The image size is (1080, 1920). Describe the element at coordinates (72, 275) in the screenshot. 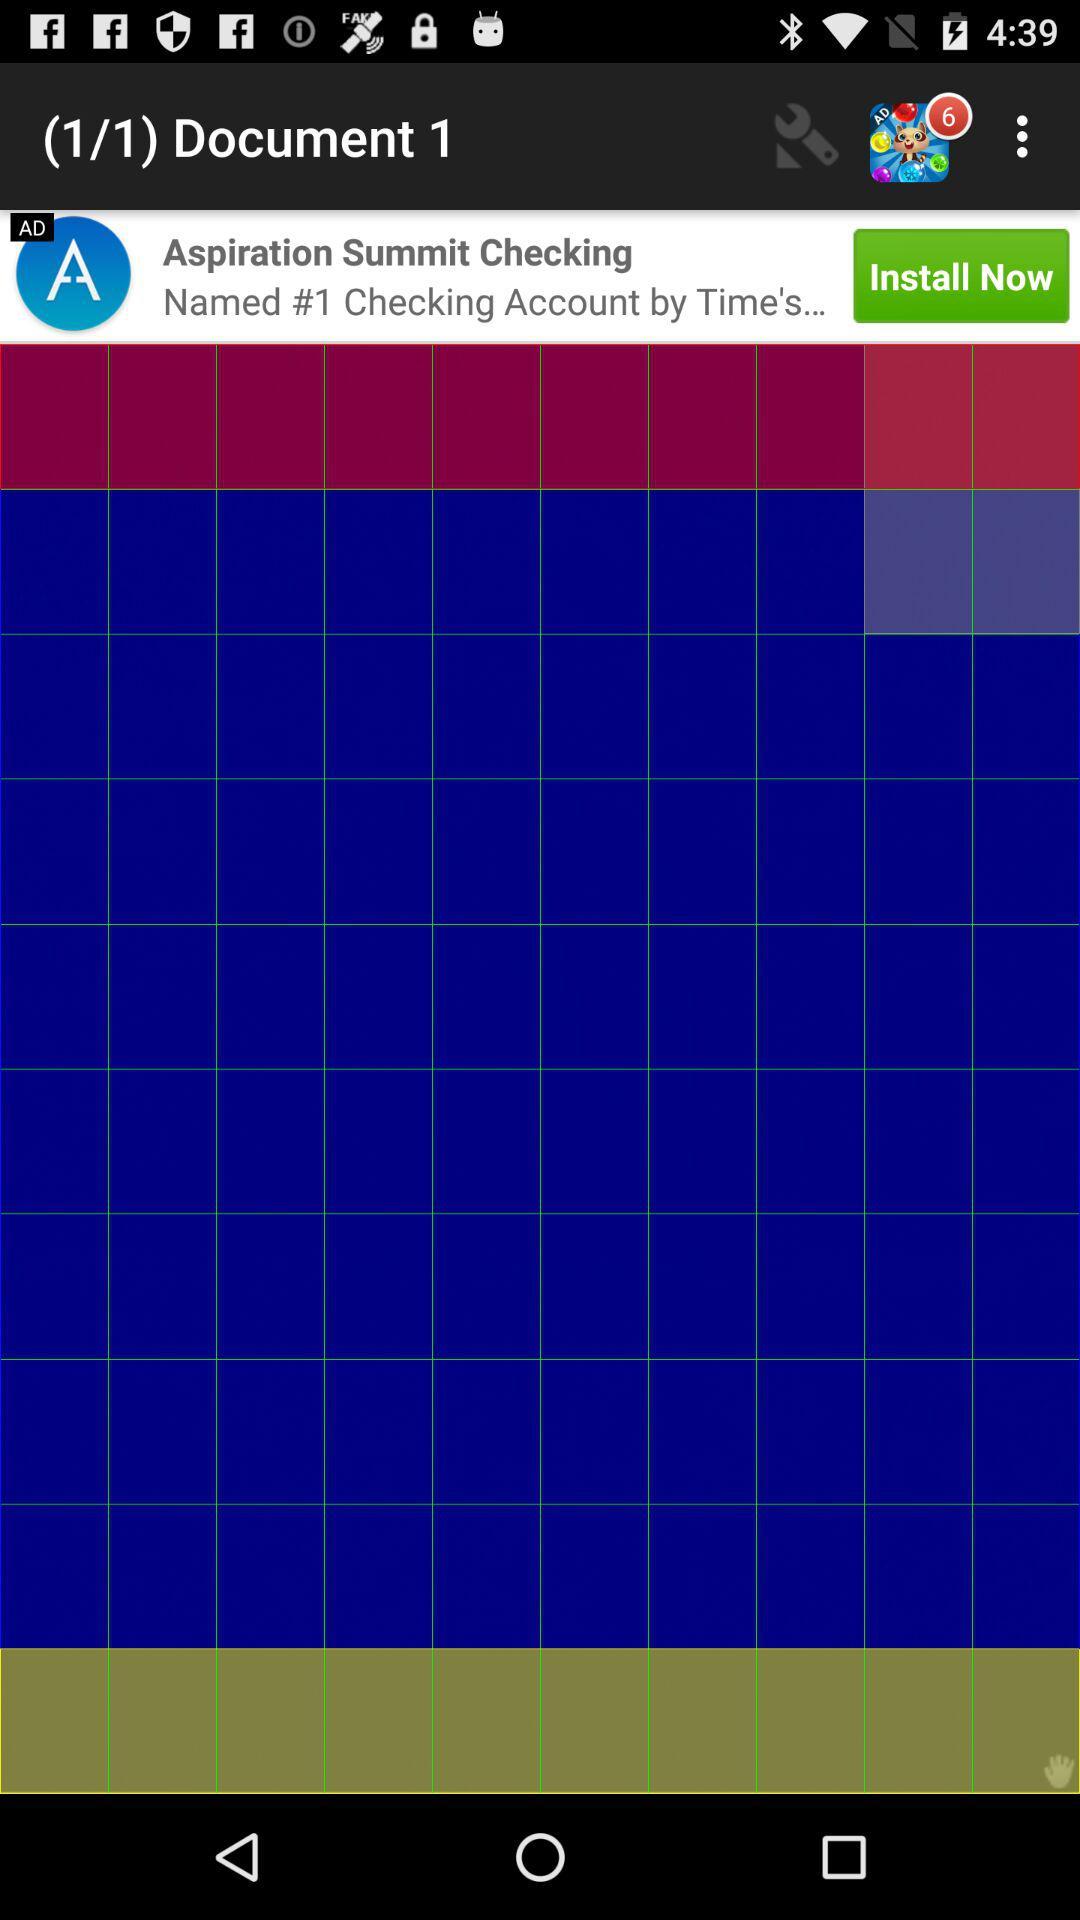

I see `item below 1 1 document` at that location.